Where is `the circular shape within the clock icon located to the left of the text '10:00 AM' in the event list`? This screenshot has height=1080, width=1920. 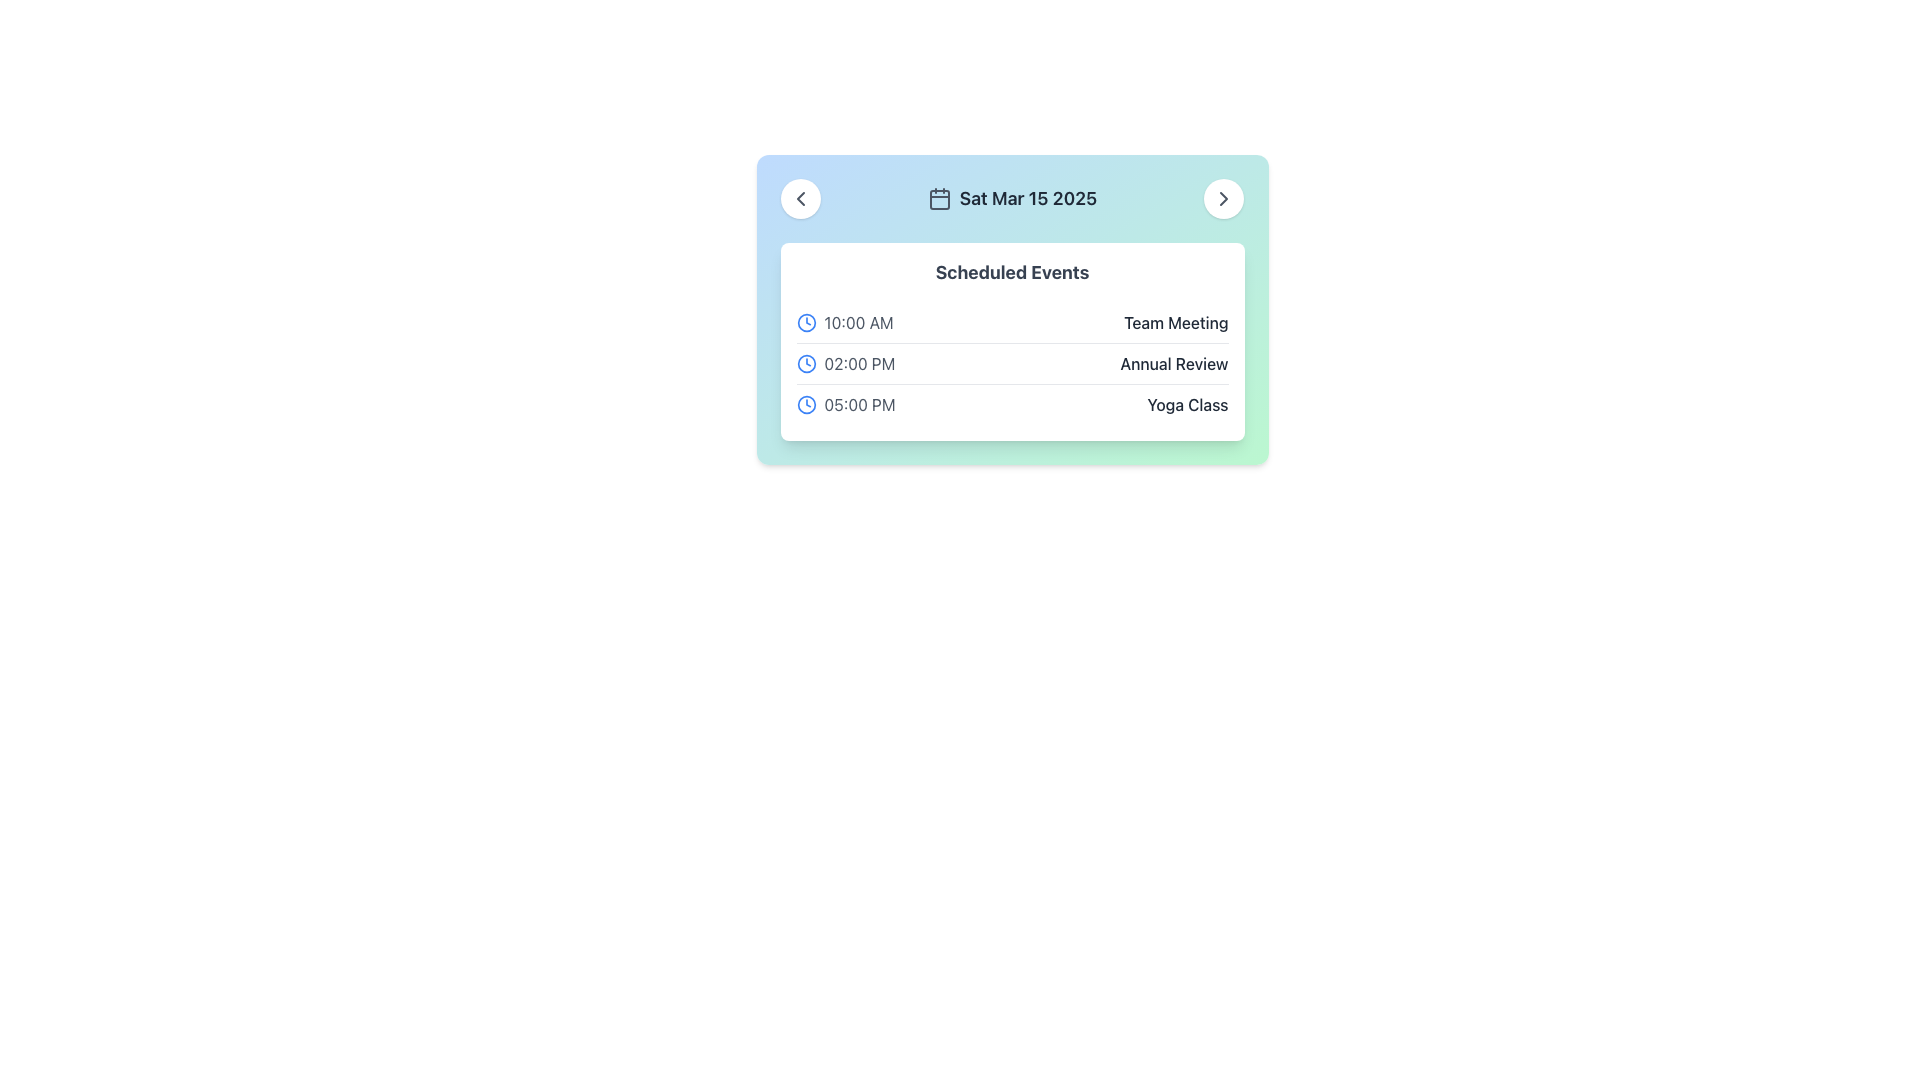 the circular shape within the clock icon located to the left of the text '10:00 AM' in the event list is located at coordinates (806, 322).